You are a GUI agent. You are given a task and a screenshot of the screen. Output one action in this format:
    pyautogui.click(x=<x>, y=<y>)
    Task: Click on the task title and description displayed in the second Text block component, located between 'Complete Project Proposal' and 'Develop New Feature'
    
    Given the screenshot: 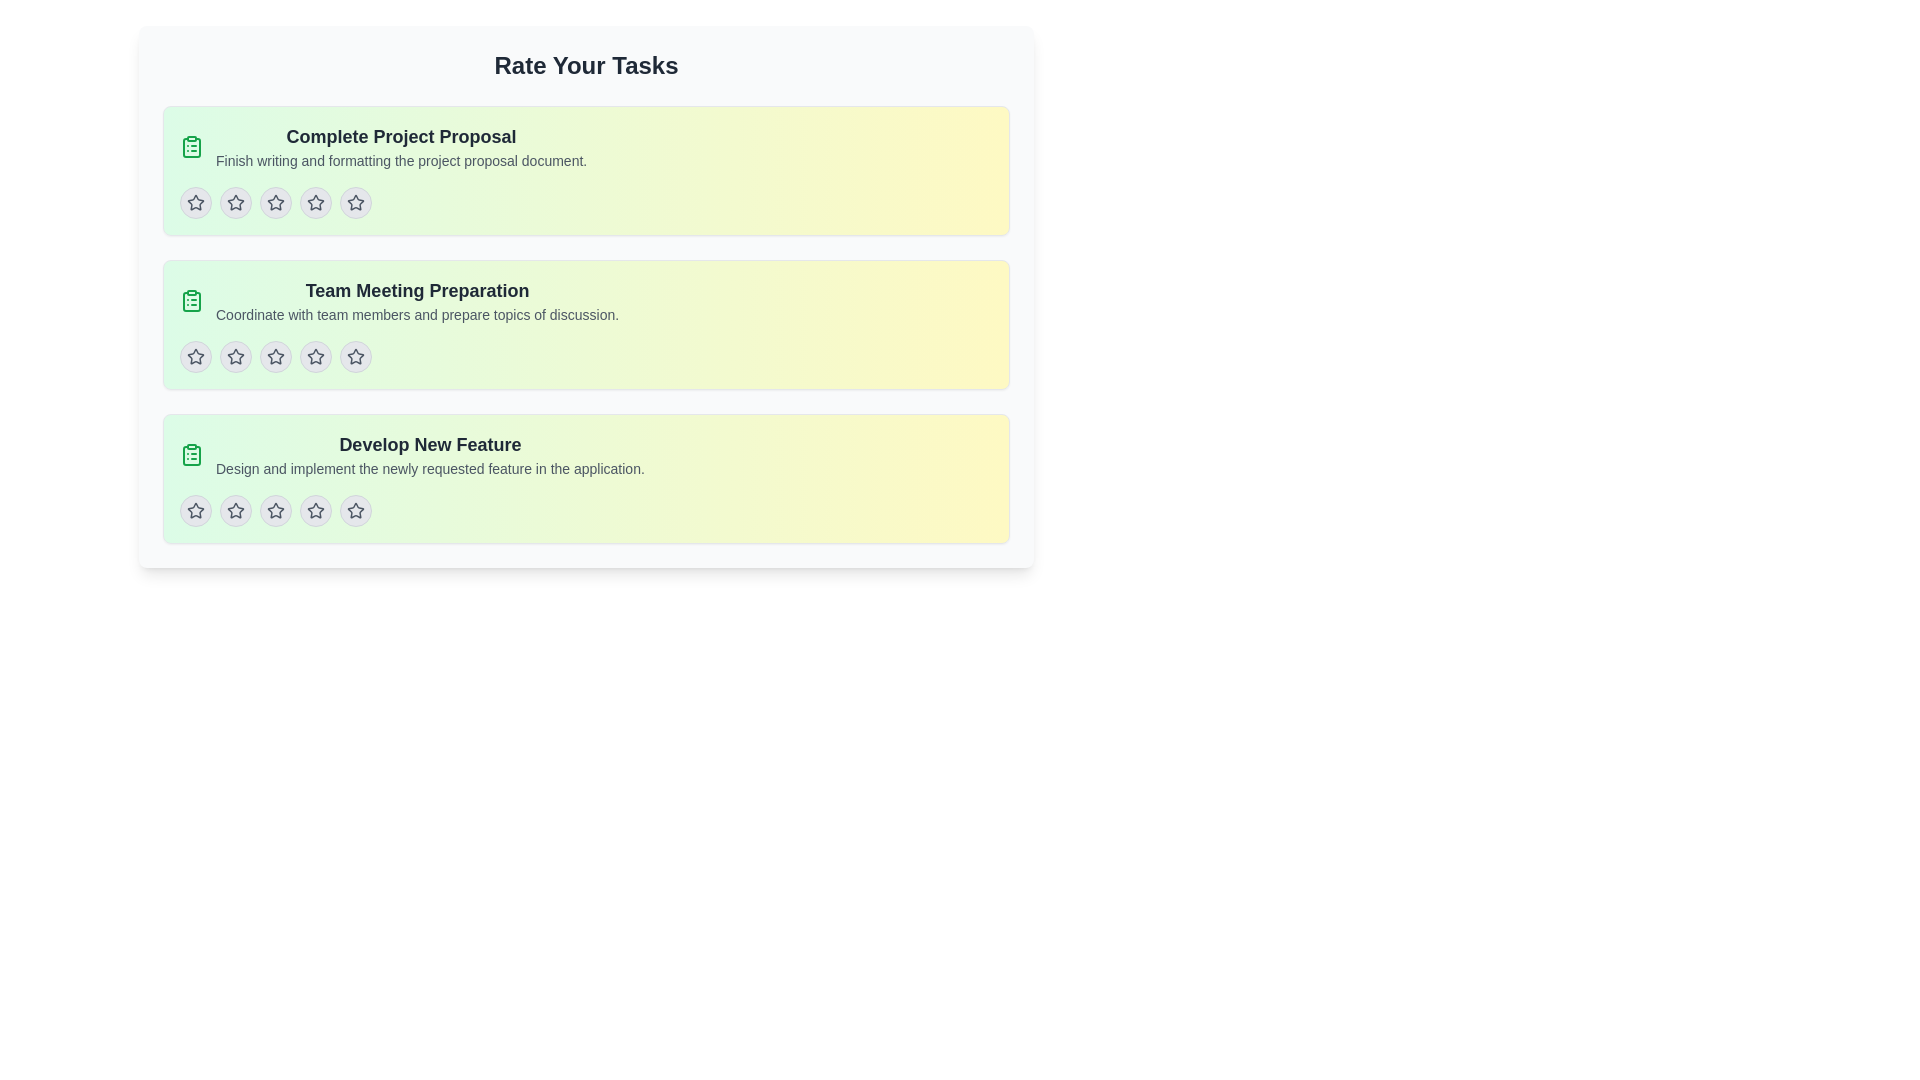 What is the action you would take?
    pyautogui.click(x=416, y=300)
    